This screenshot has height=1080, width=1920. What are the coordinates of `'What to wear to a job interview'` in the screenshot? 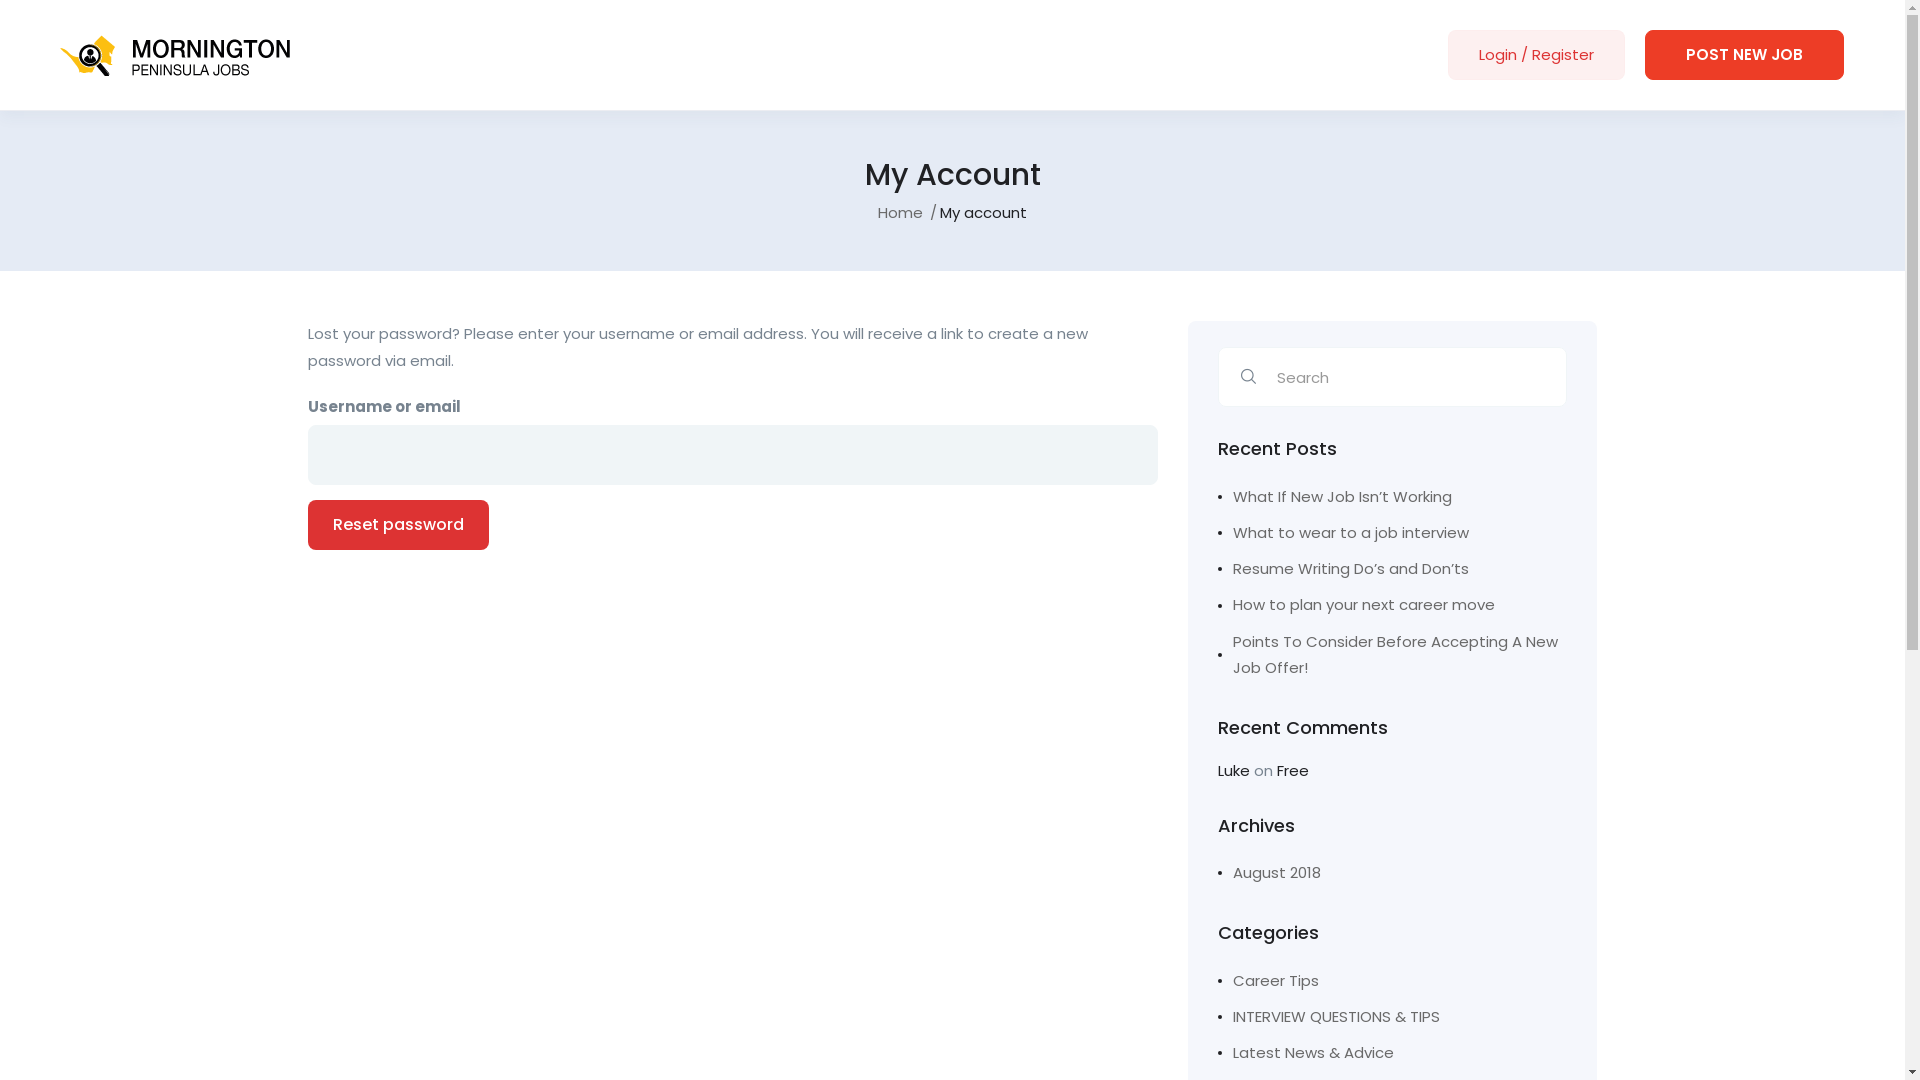 It's located at (1391, 531).